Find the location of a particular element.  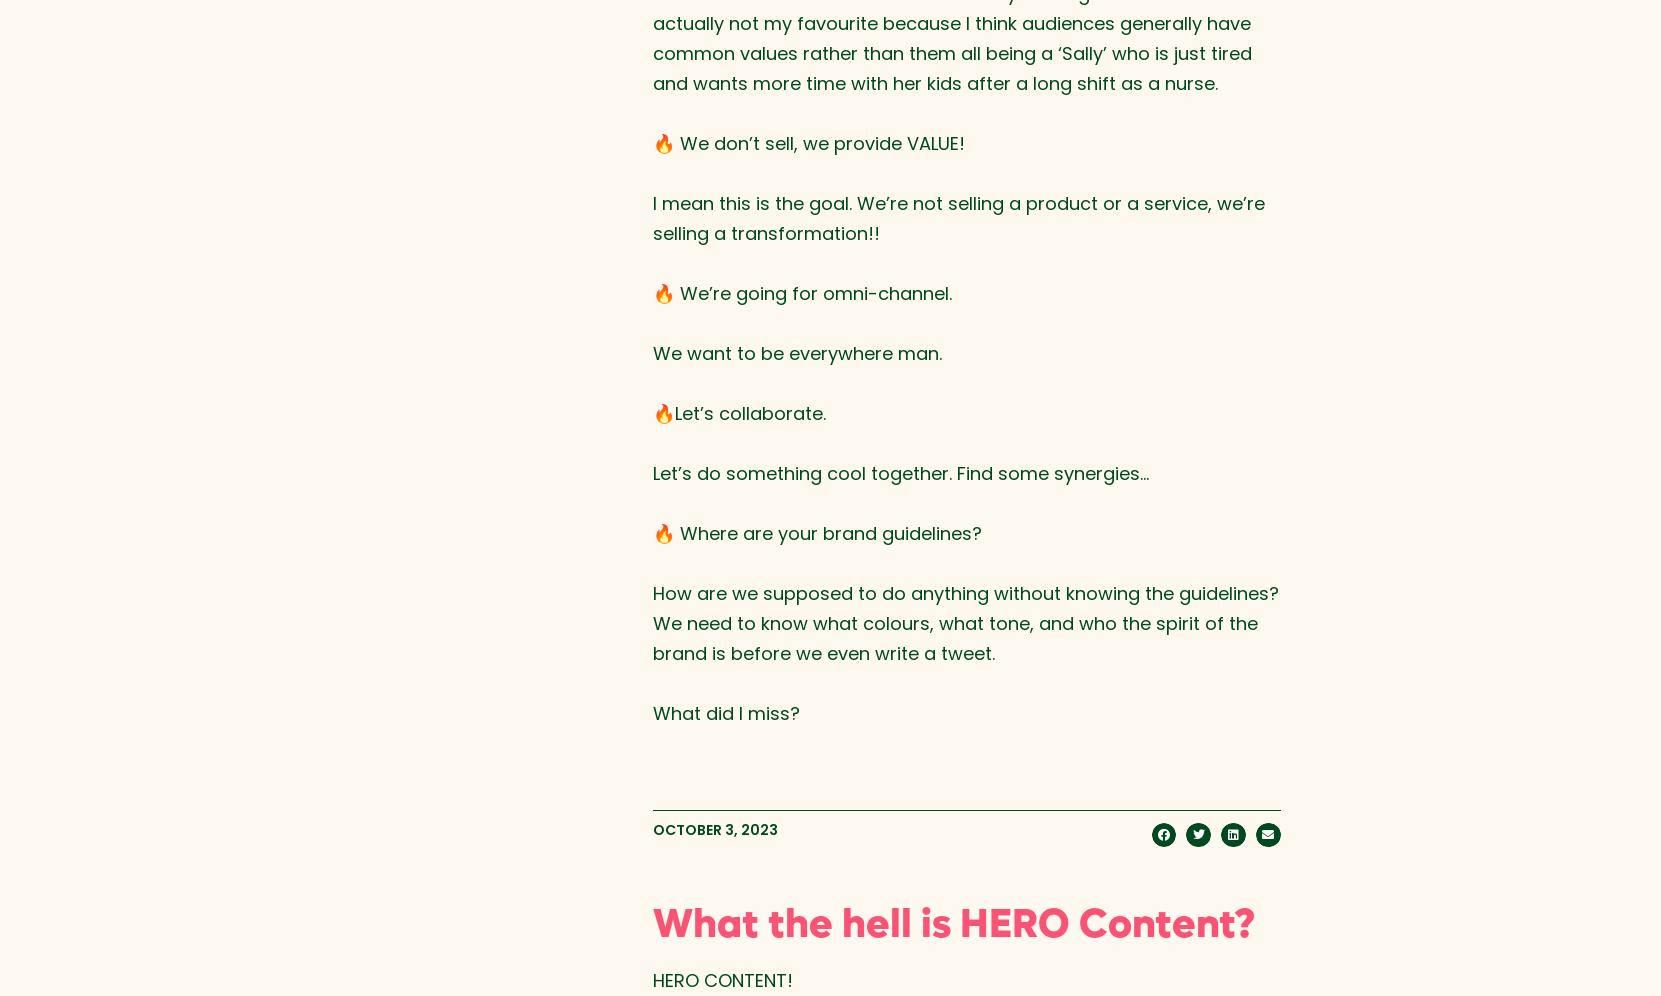

'We want to be everywhere man.⁠' is located at coordinates (651, 352).